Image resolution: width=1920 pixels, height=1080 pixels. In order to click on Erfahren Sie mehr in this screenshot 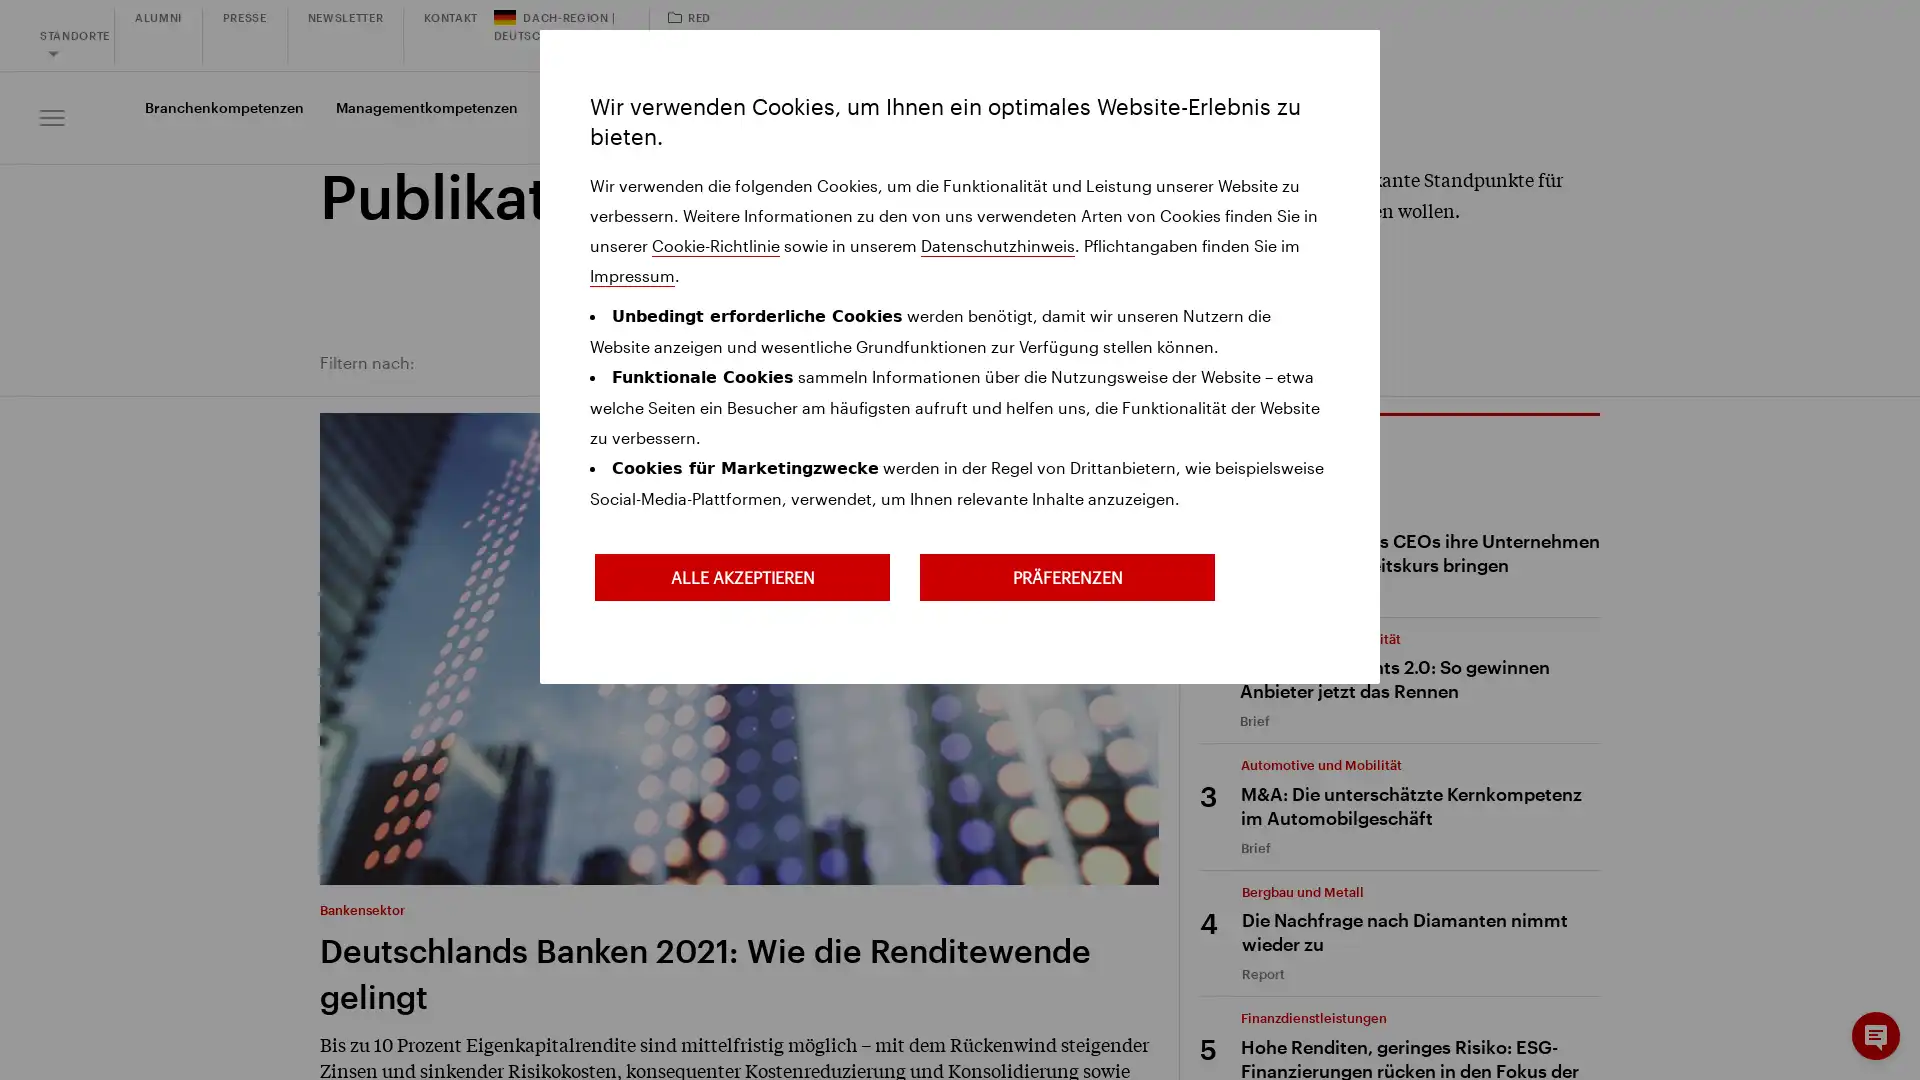, I will do `click(1520, 69)`.